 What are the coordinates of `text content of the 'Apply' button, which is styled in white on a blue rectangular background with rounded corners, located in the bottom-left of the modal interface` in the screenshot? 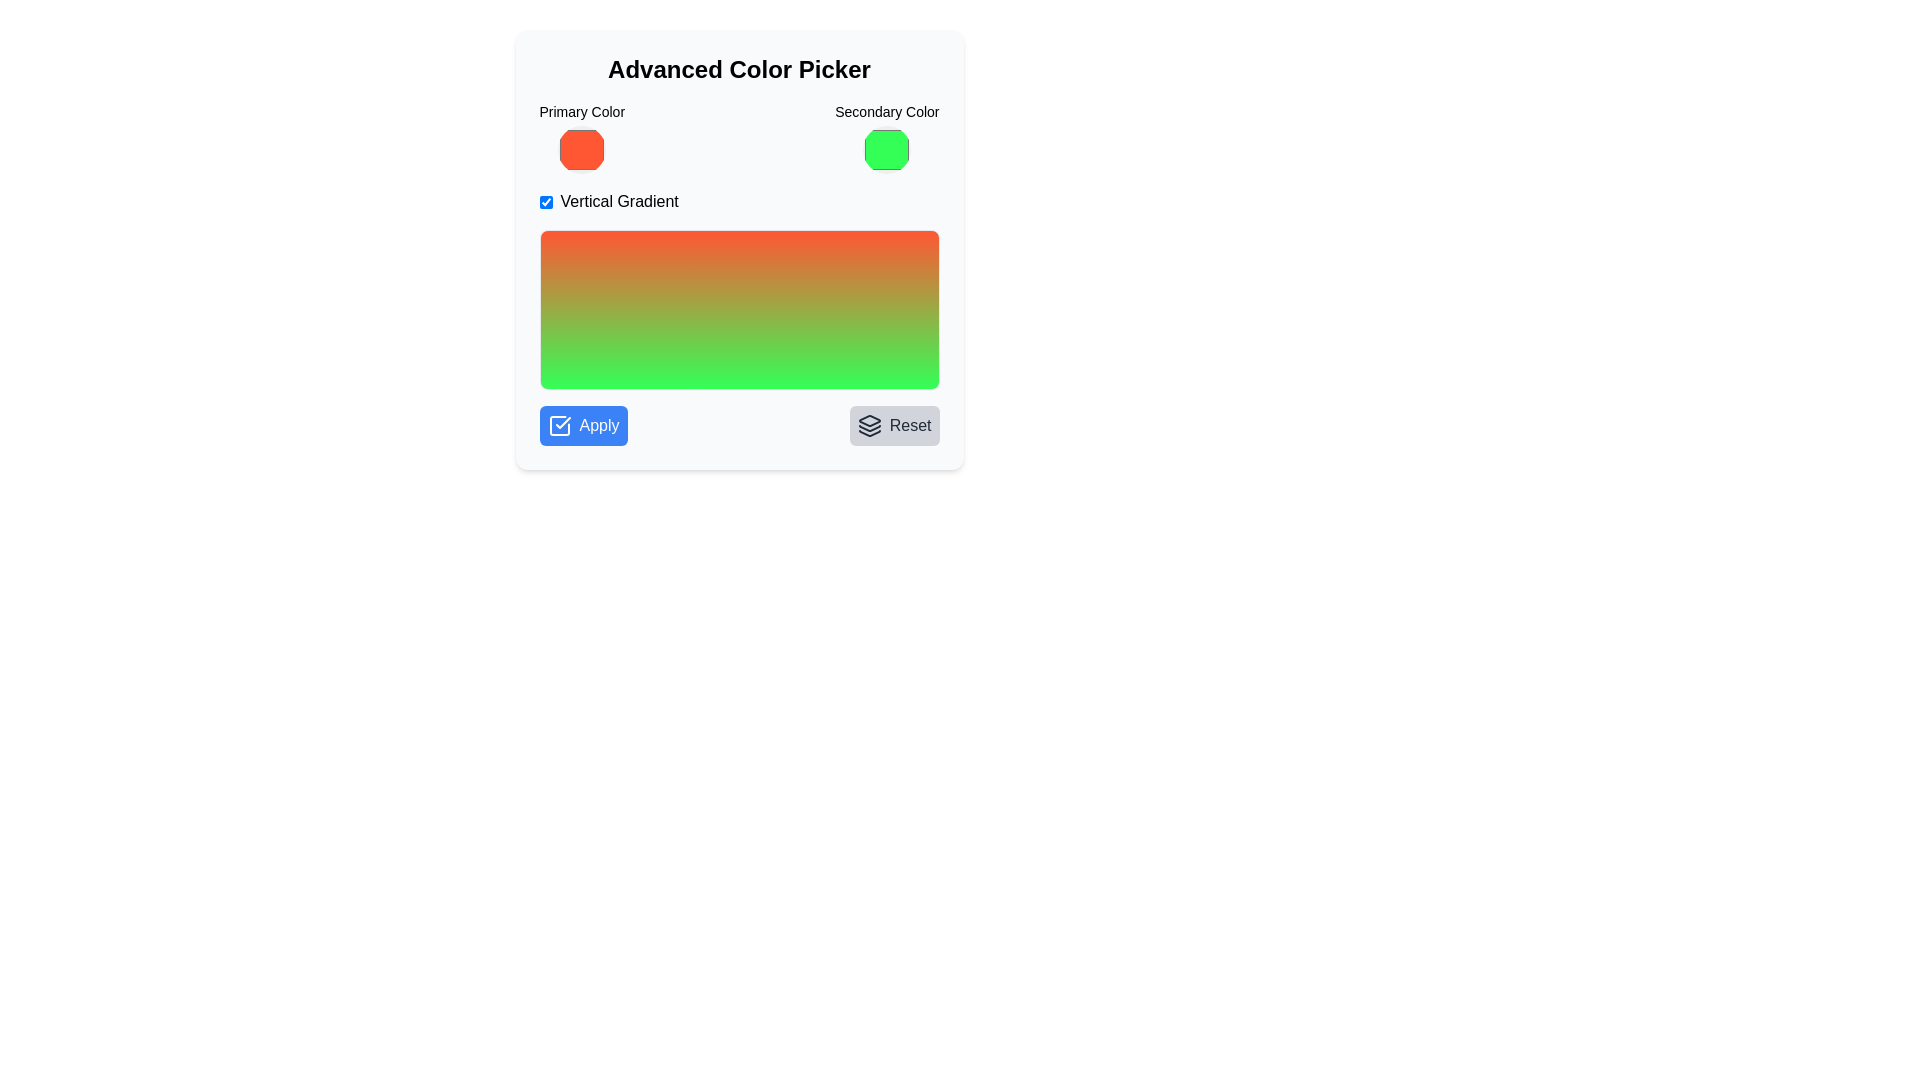 It's located at (598, 424).